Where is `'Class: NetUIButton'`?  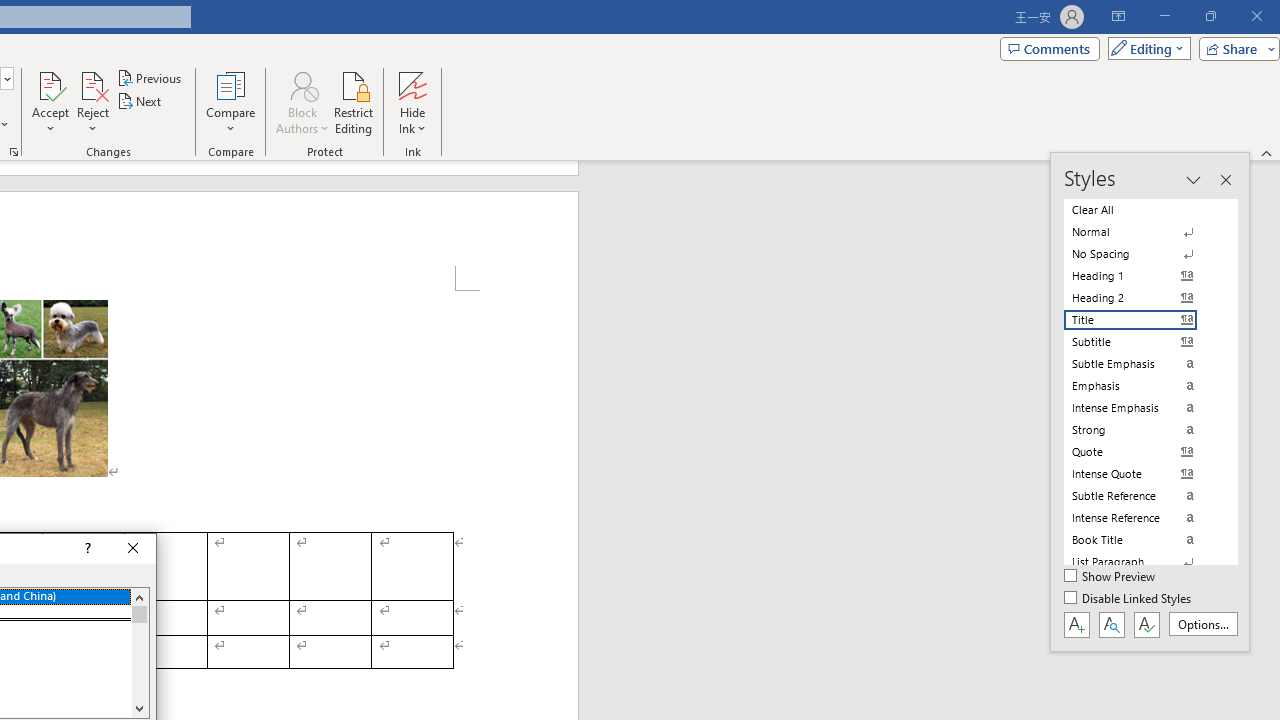 'Class: NetUIButton' is located at coordinates (1146, 623).